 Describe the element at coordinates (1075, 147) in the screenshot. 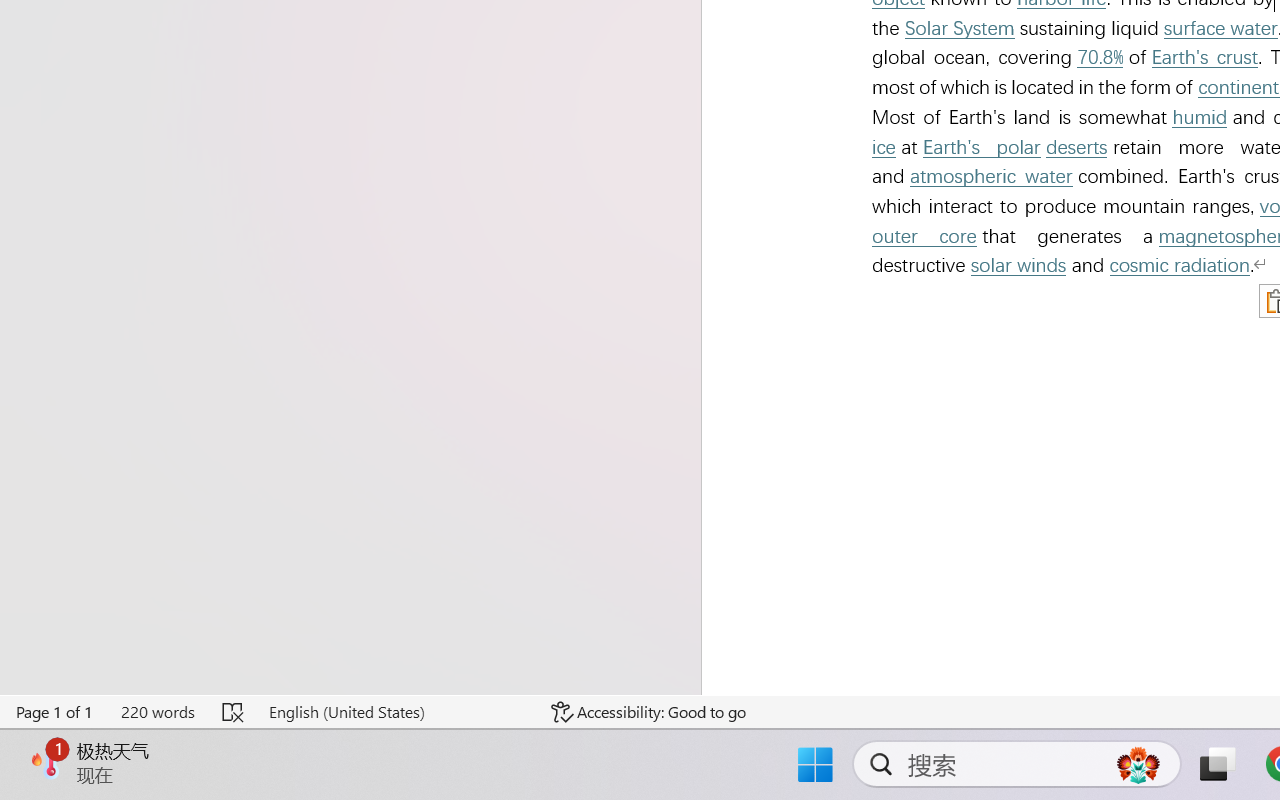

I see `'deserts'` at that location.